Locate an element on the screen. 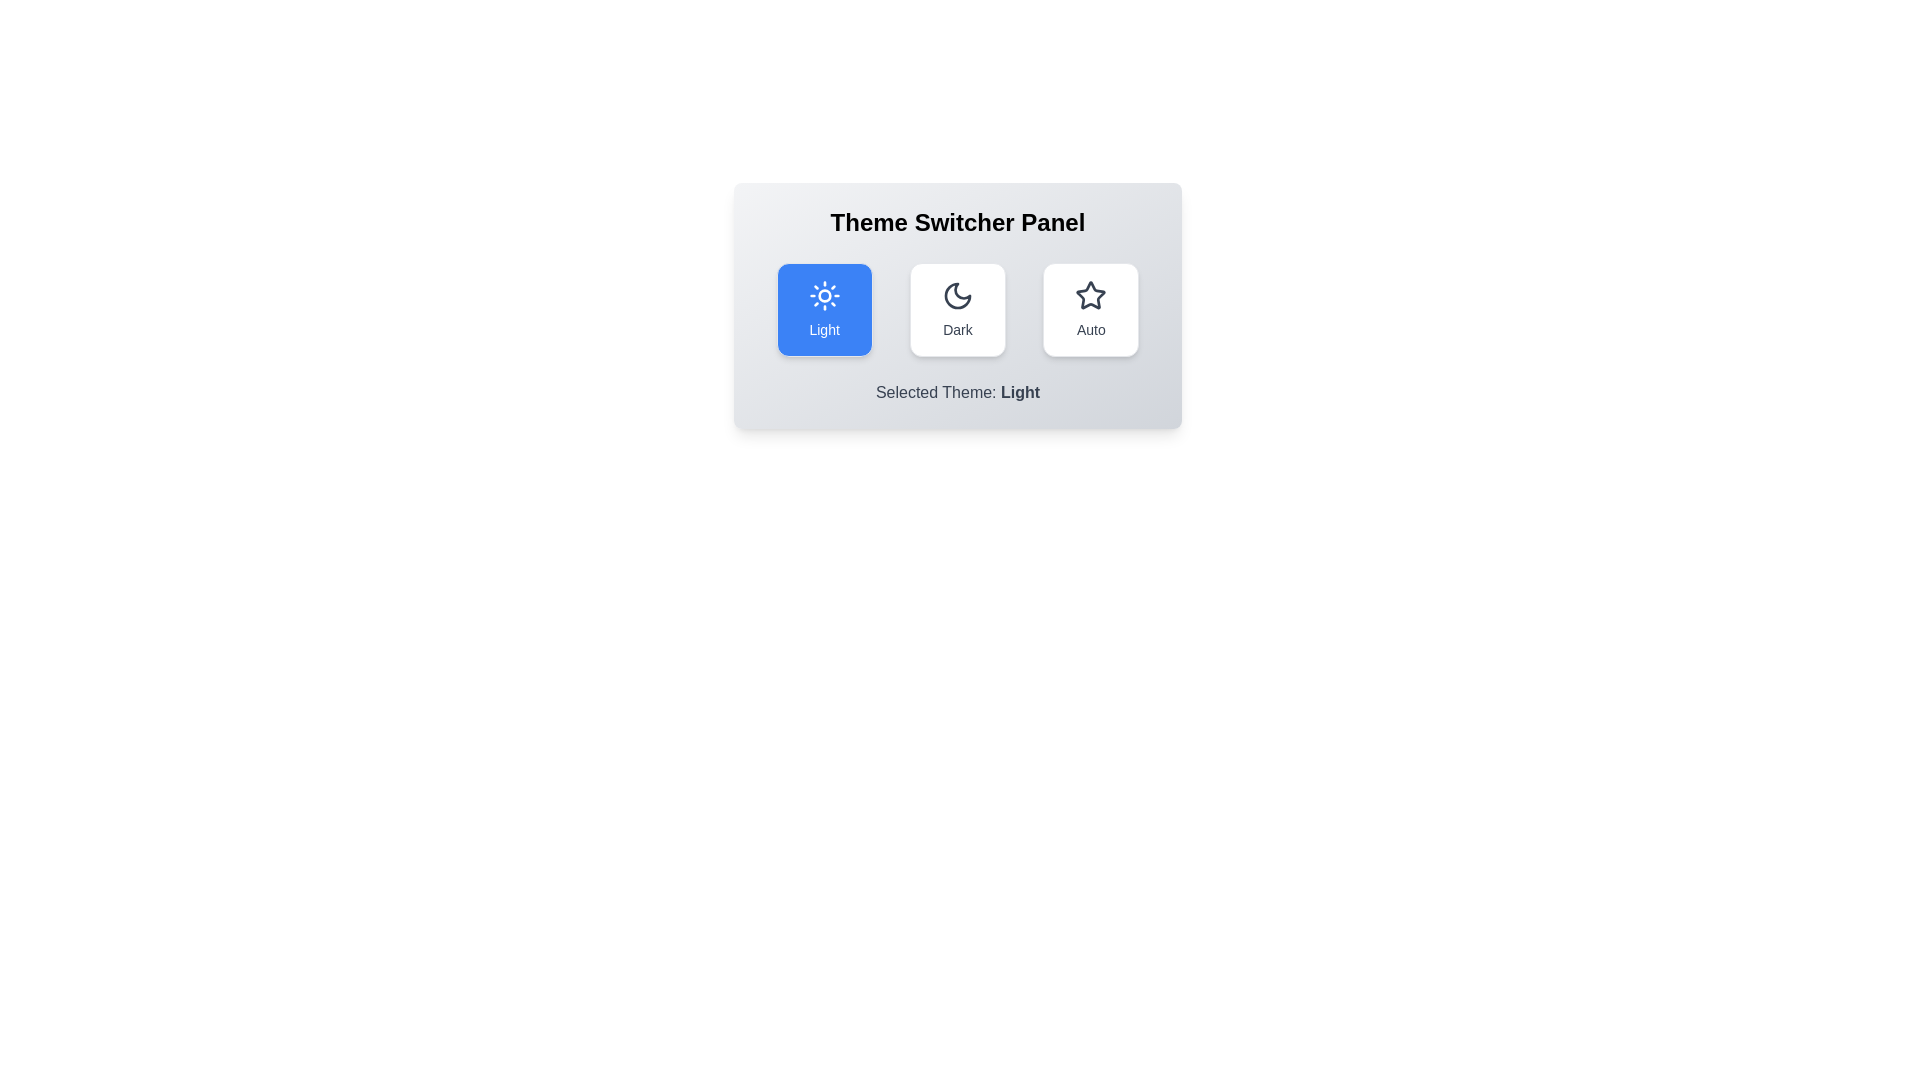 This screenshot has width=1920, height=1080. the descriptive label for the 'Light' theme selection option, located under the sun icon in the leftmost section of the theme options row is located at coordinates (824, 329).